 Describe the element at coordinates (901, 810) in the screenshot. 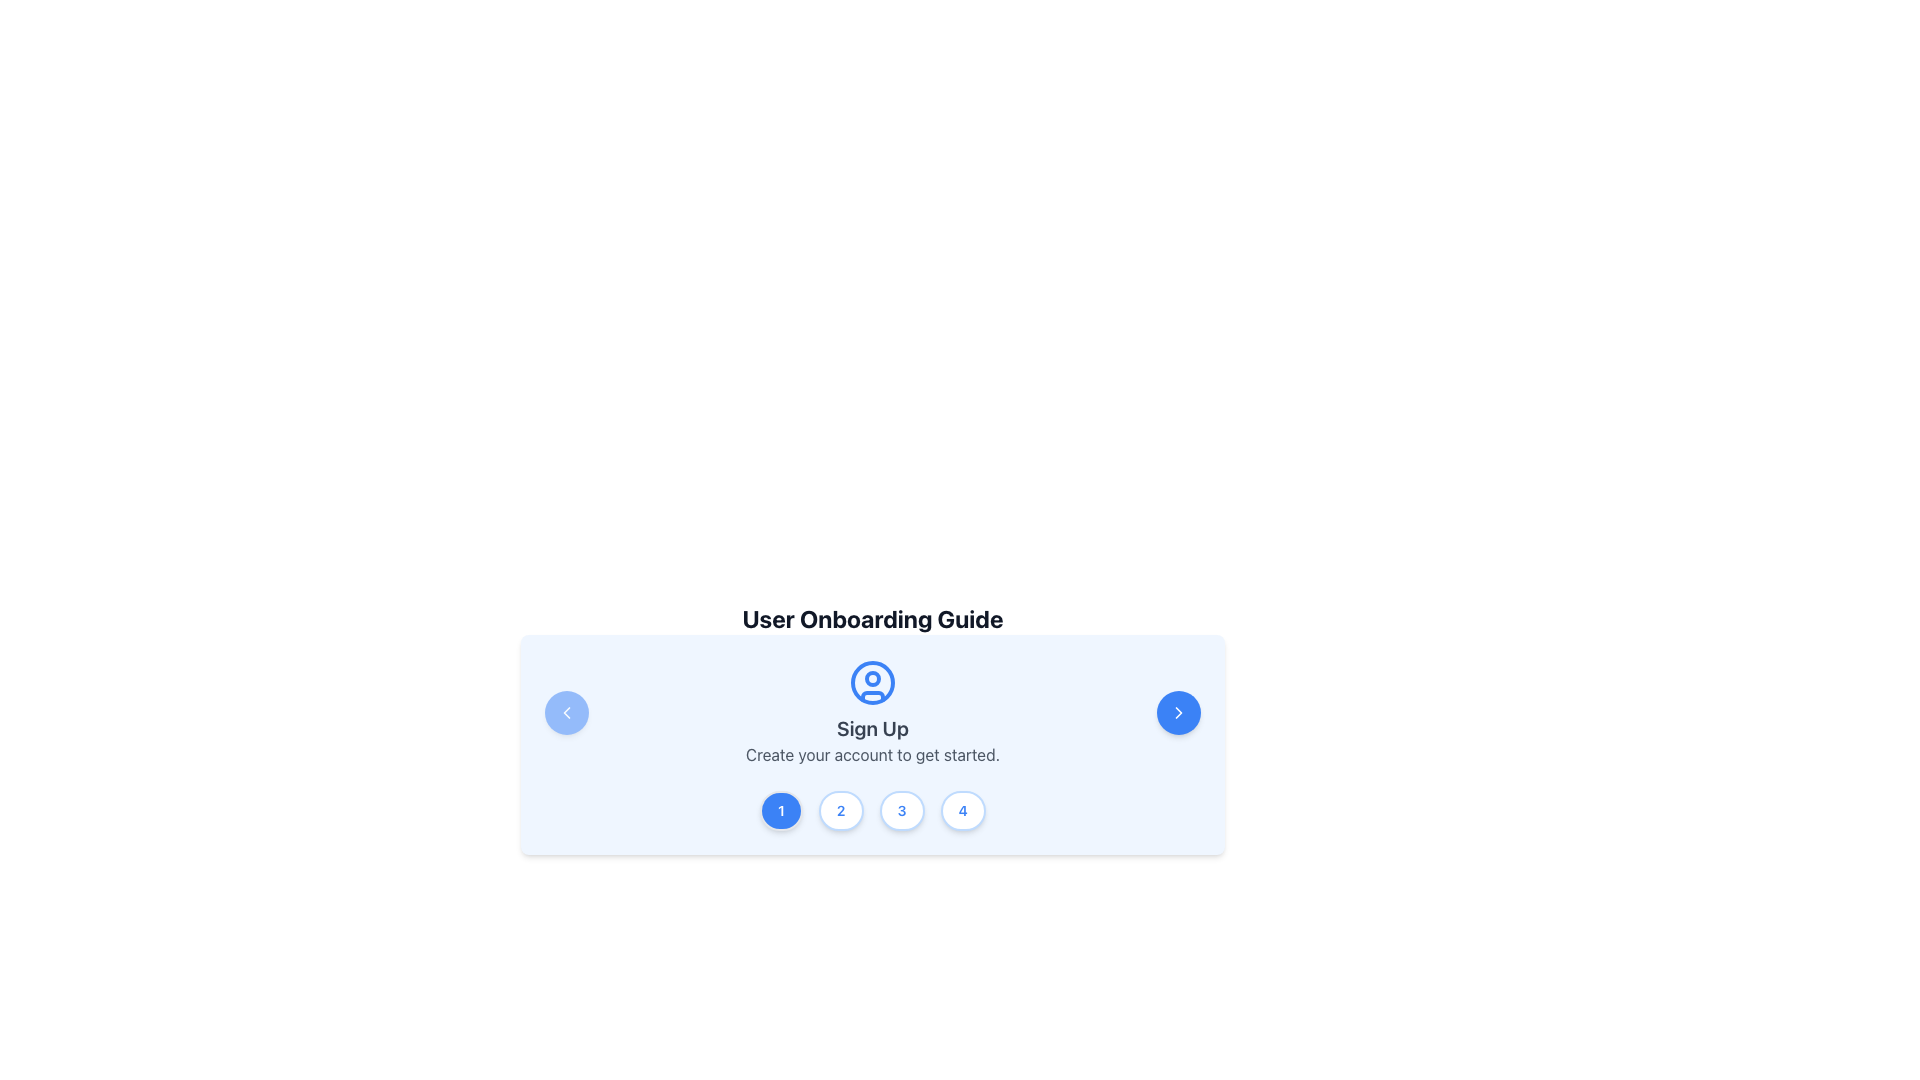

I see `the circular button labeled '3' with a blue font against a white background` at that location.